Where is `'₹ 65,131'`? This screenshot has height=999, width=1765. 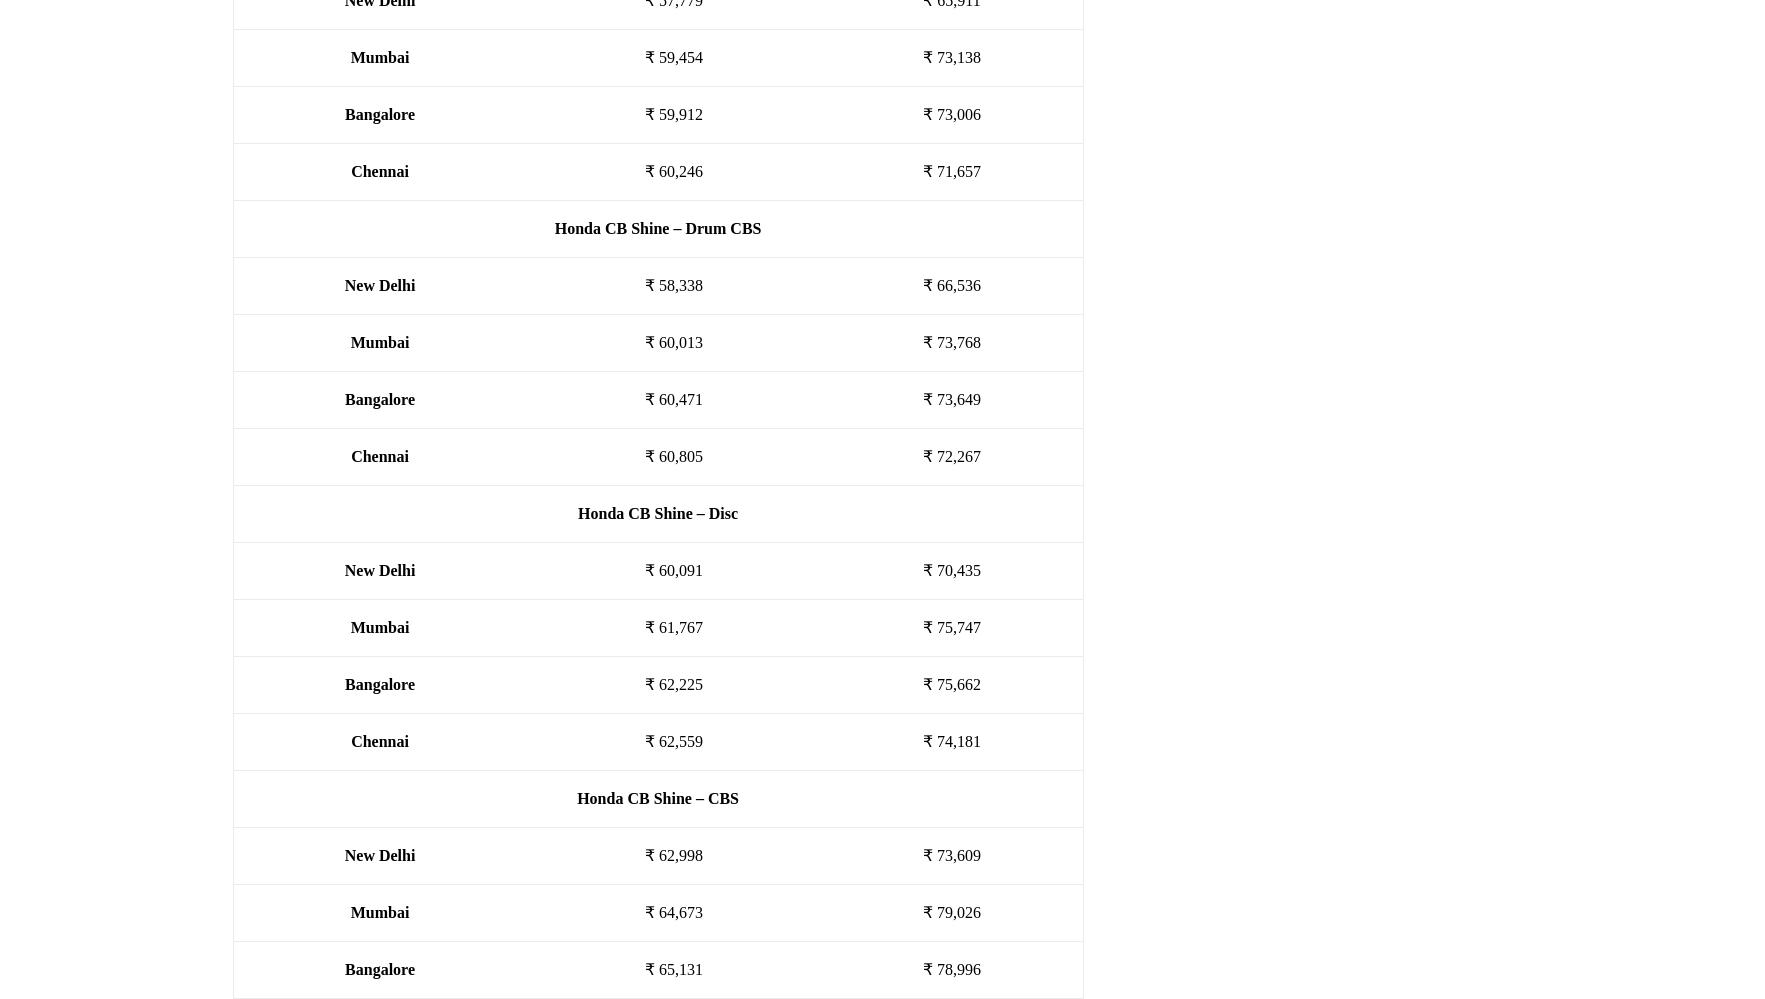
'₹ 65,131' is located at coordinates (671, 968).